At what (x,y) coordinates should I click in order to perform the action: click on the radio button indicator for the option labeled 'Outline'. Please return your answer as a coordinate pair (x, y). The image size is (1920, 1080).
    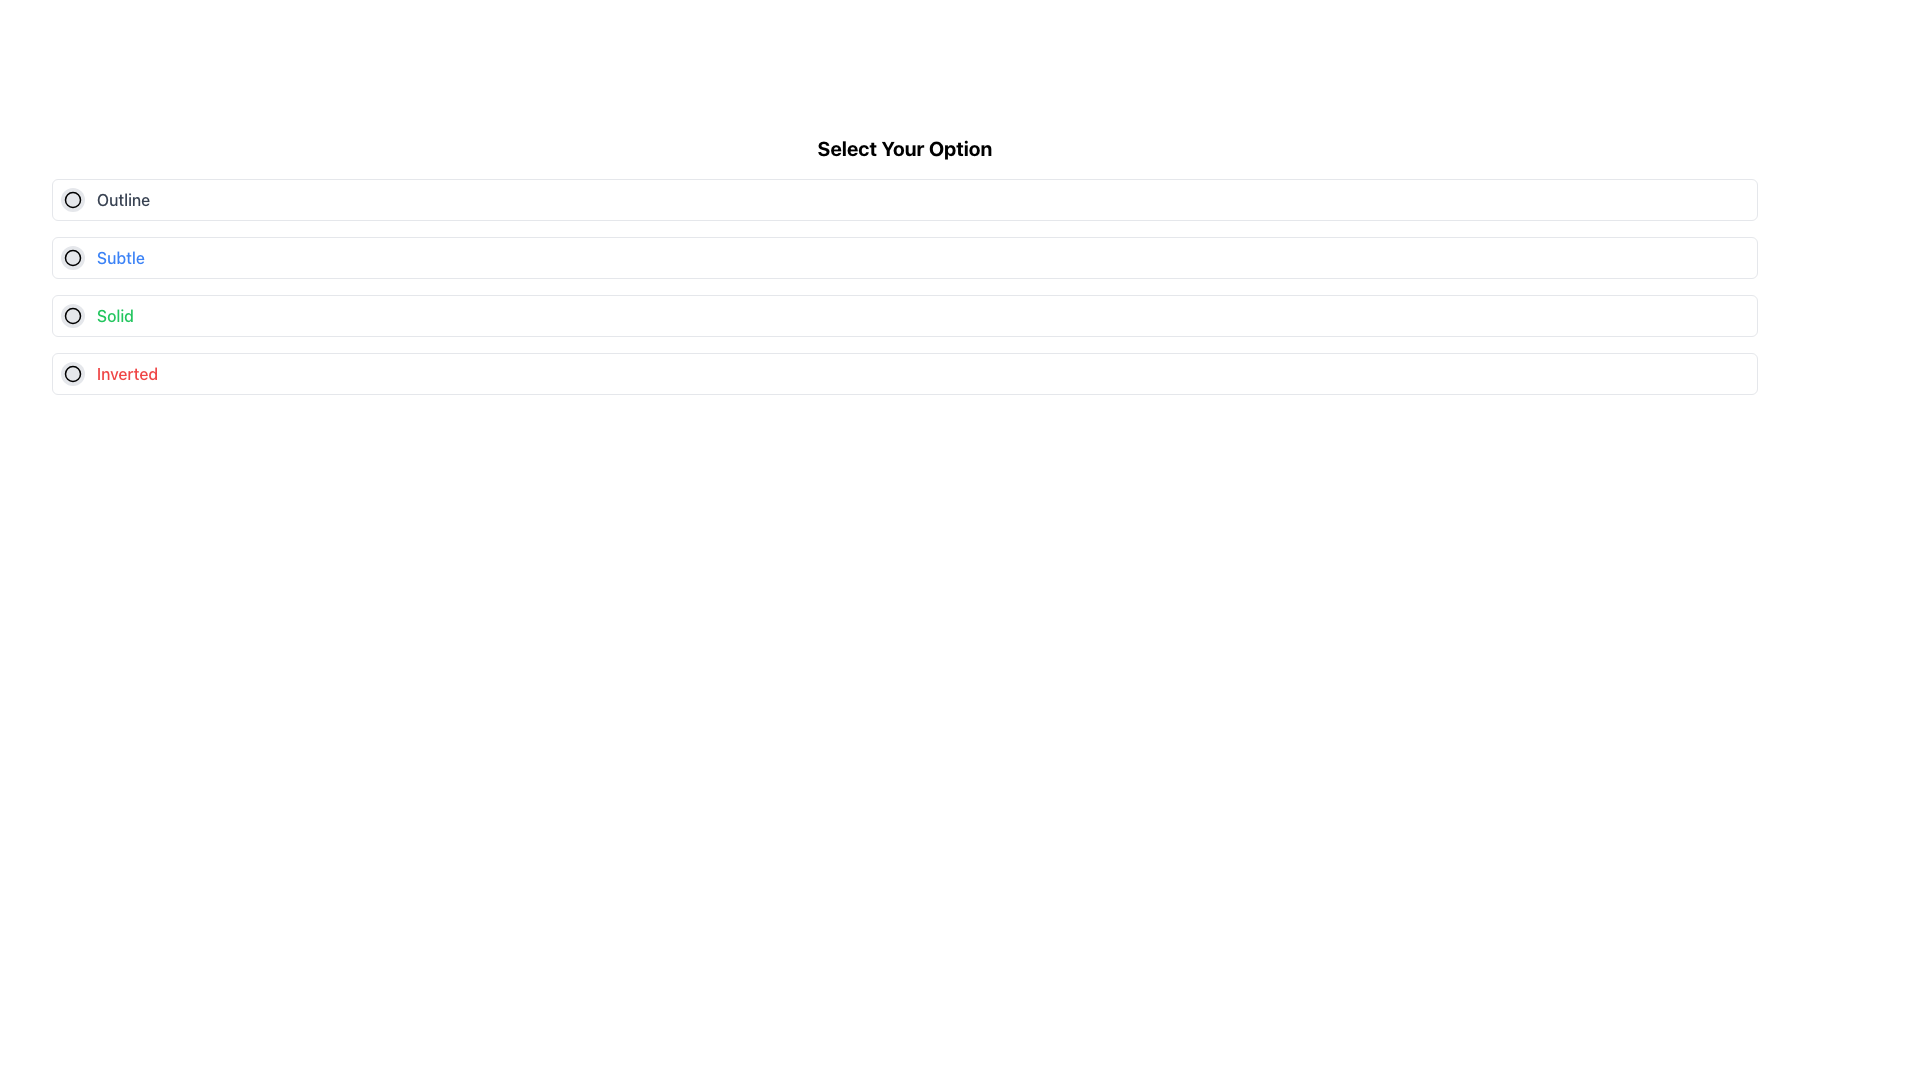
    Looking at the image, I should click on (72, 200).